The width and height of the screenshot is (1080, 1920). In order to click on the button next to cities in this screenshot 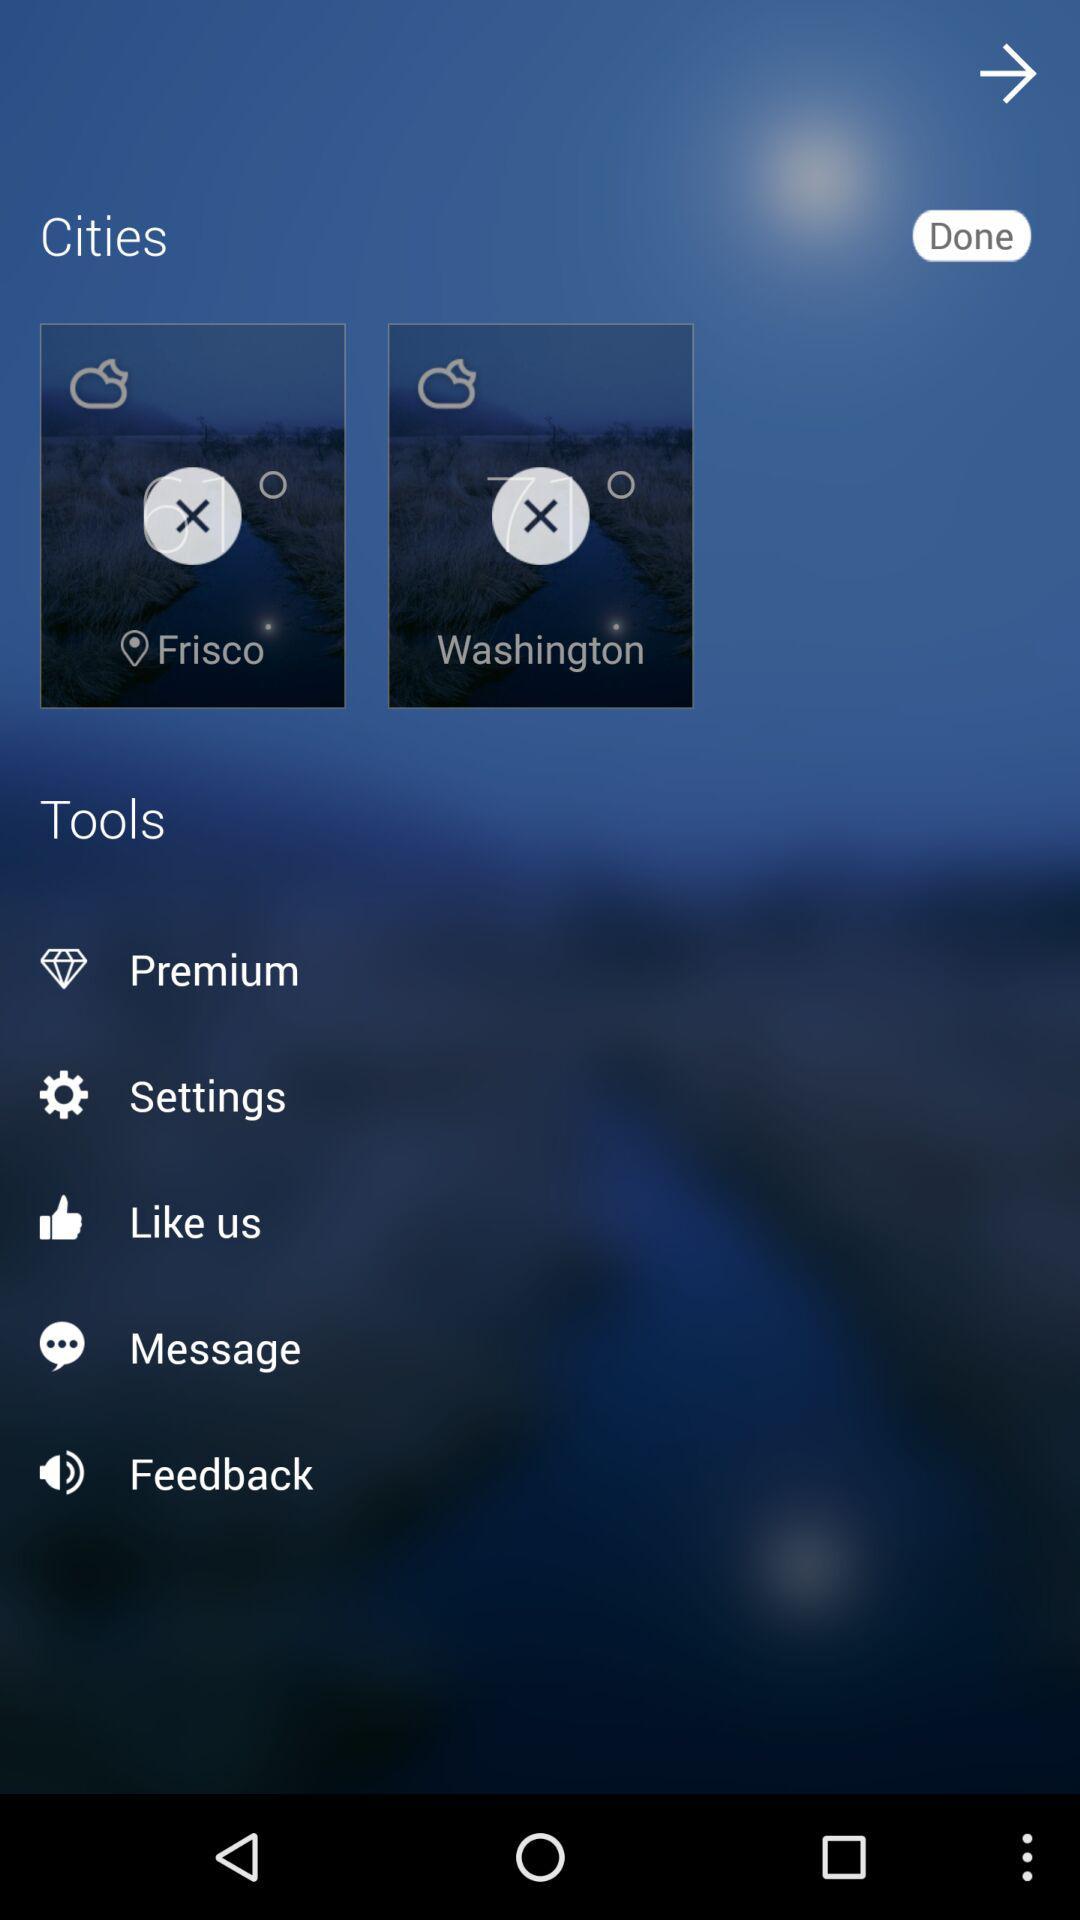, I will do `click(970, 235)`.